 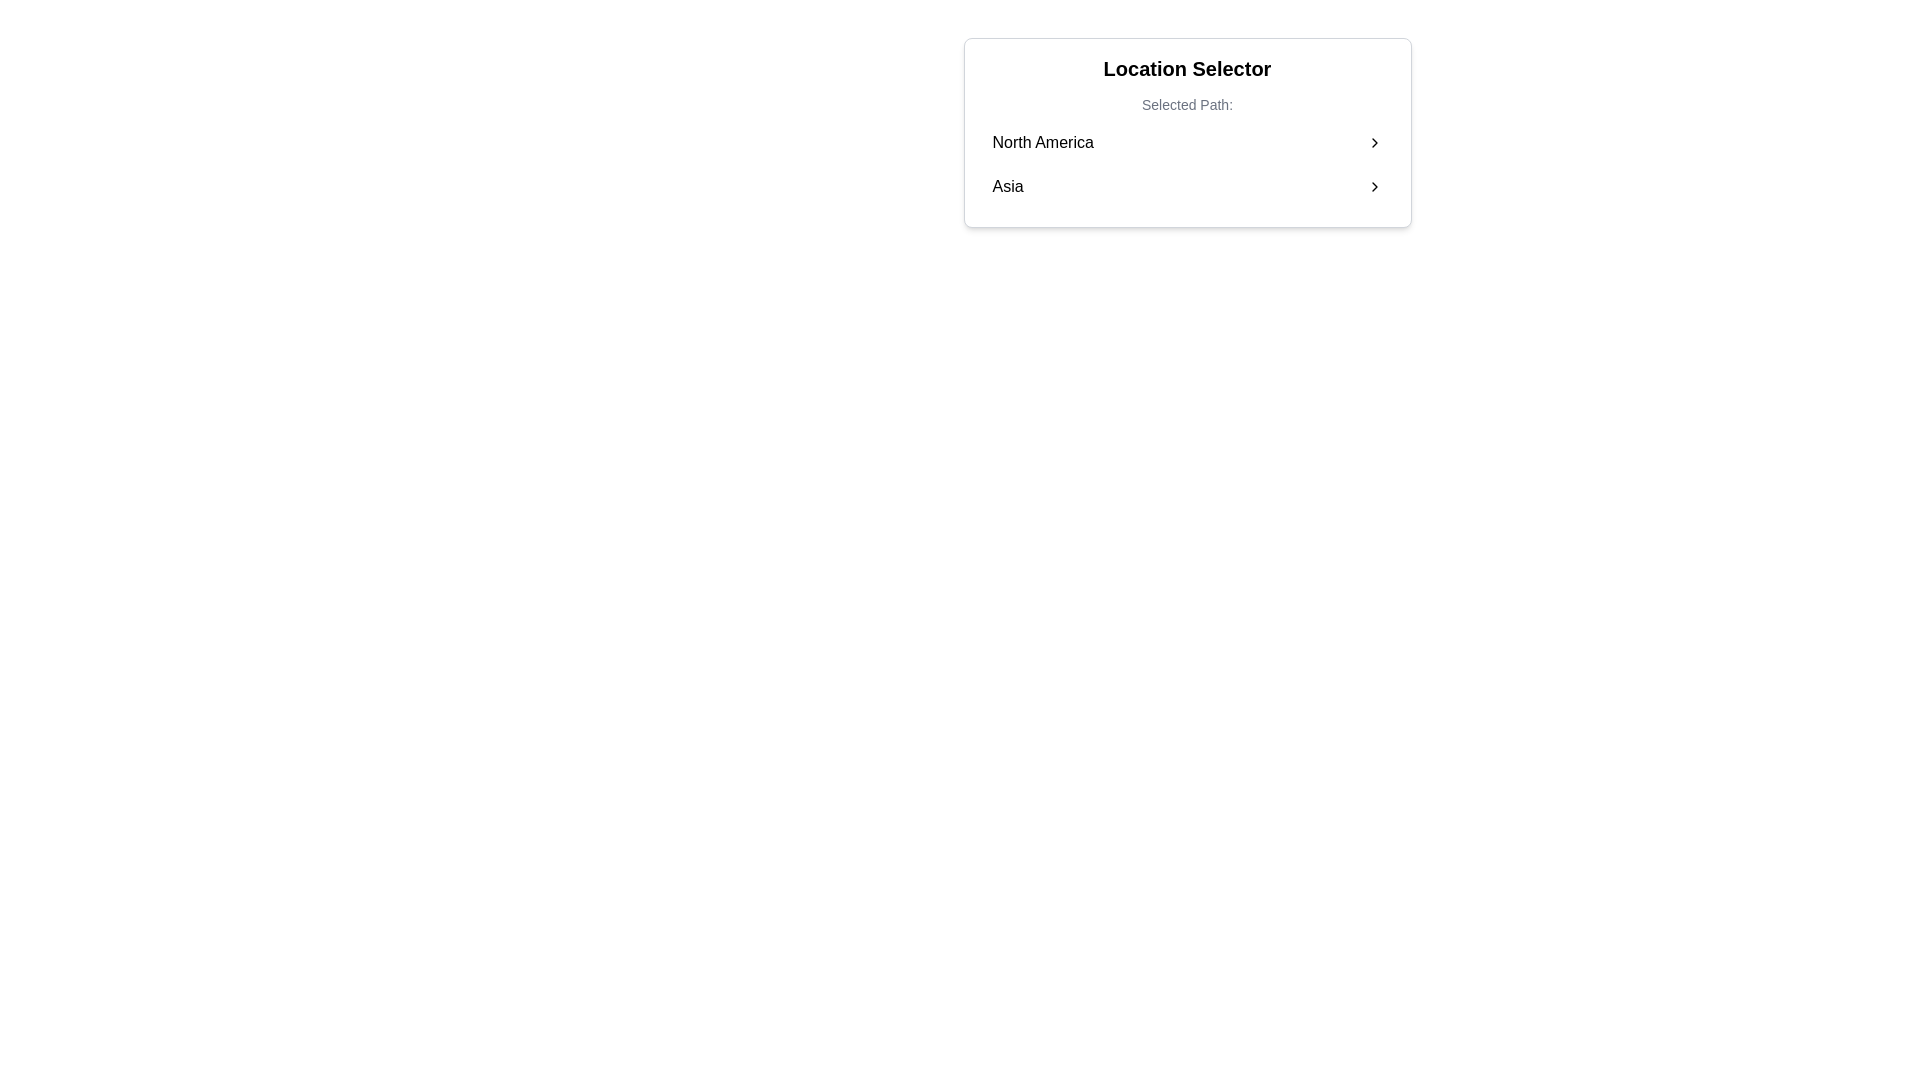 I want to click on the second selectable list item in the 'Location Selector' box, so click(x=1187, y=186).